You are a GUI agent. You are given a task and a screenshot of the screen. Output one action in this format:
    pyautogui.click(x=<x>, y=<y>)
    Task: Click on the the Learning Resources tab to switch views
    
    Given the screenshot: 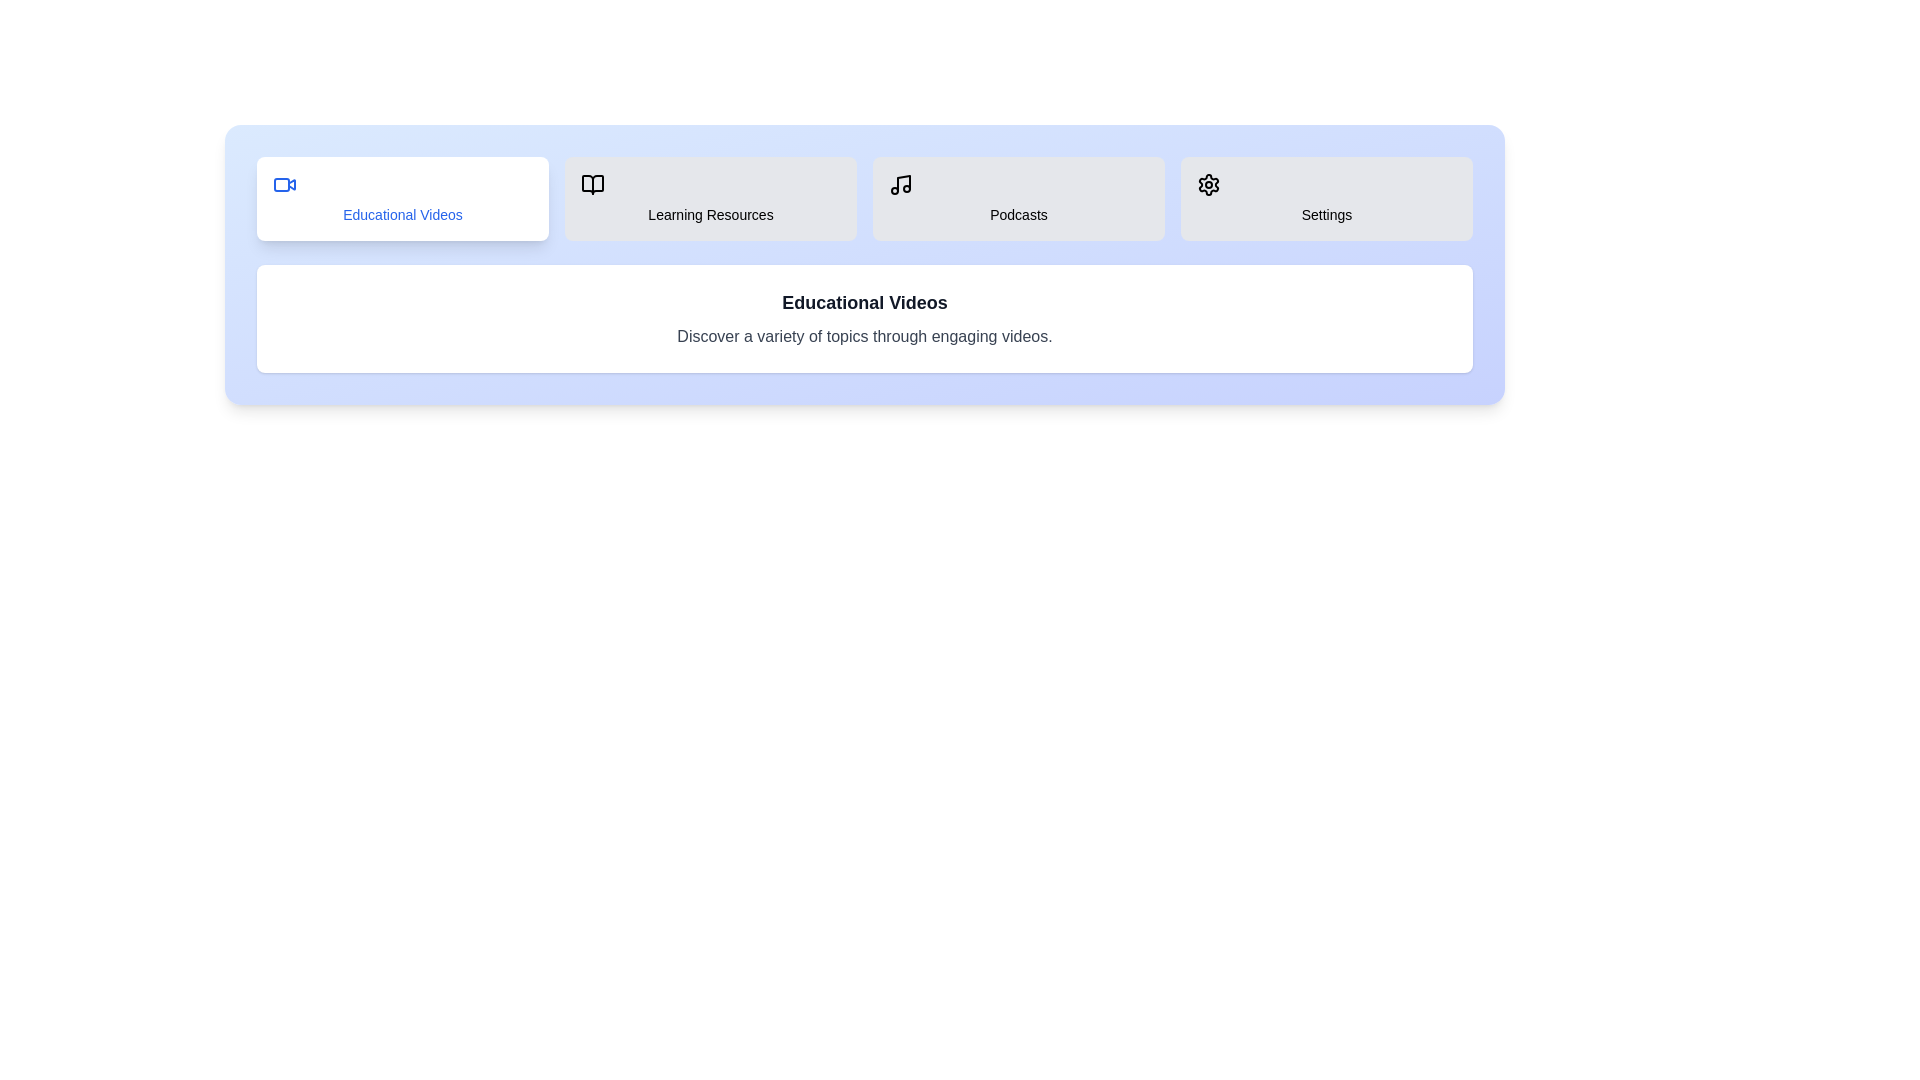 What is the action you would take?
    pyautogui.click(x=710, y=199)
    